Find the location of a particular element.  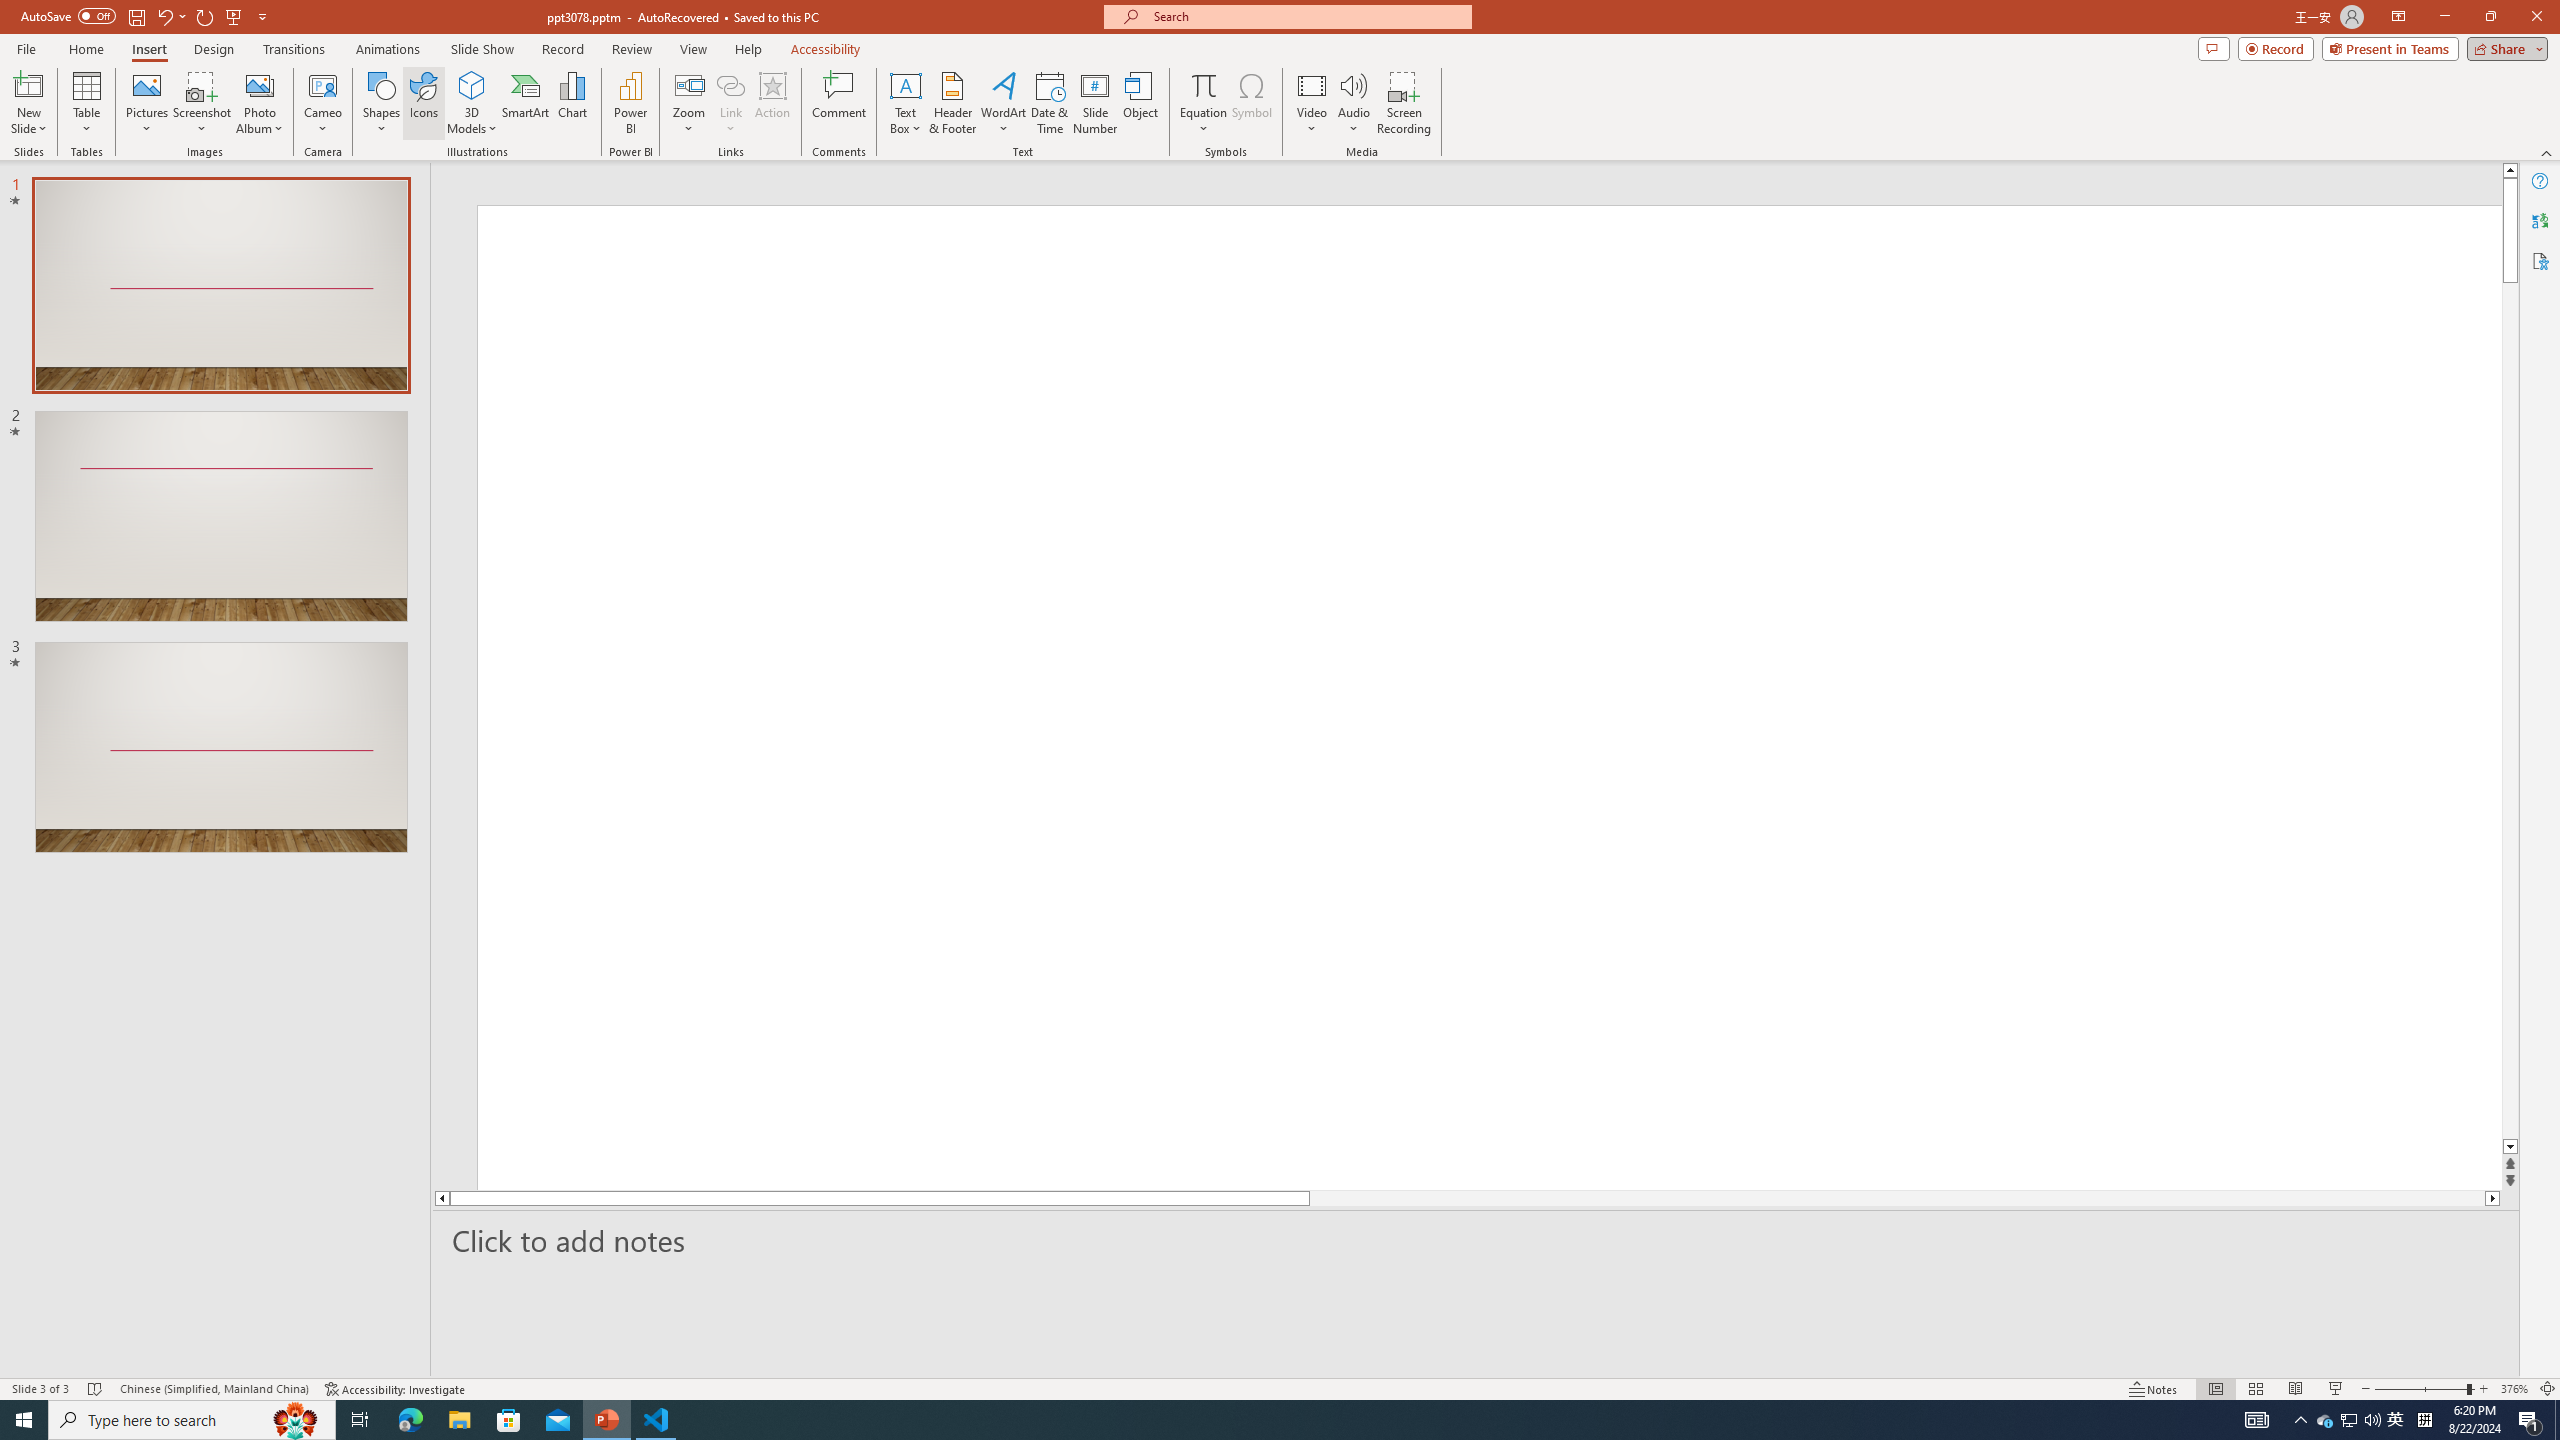

'3D Models' is located at coordinates (472, 84).